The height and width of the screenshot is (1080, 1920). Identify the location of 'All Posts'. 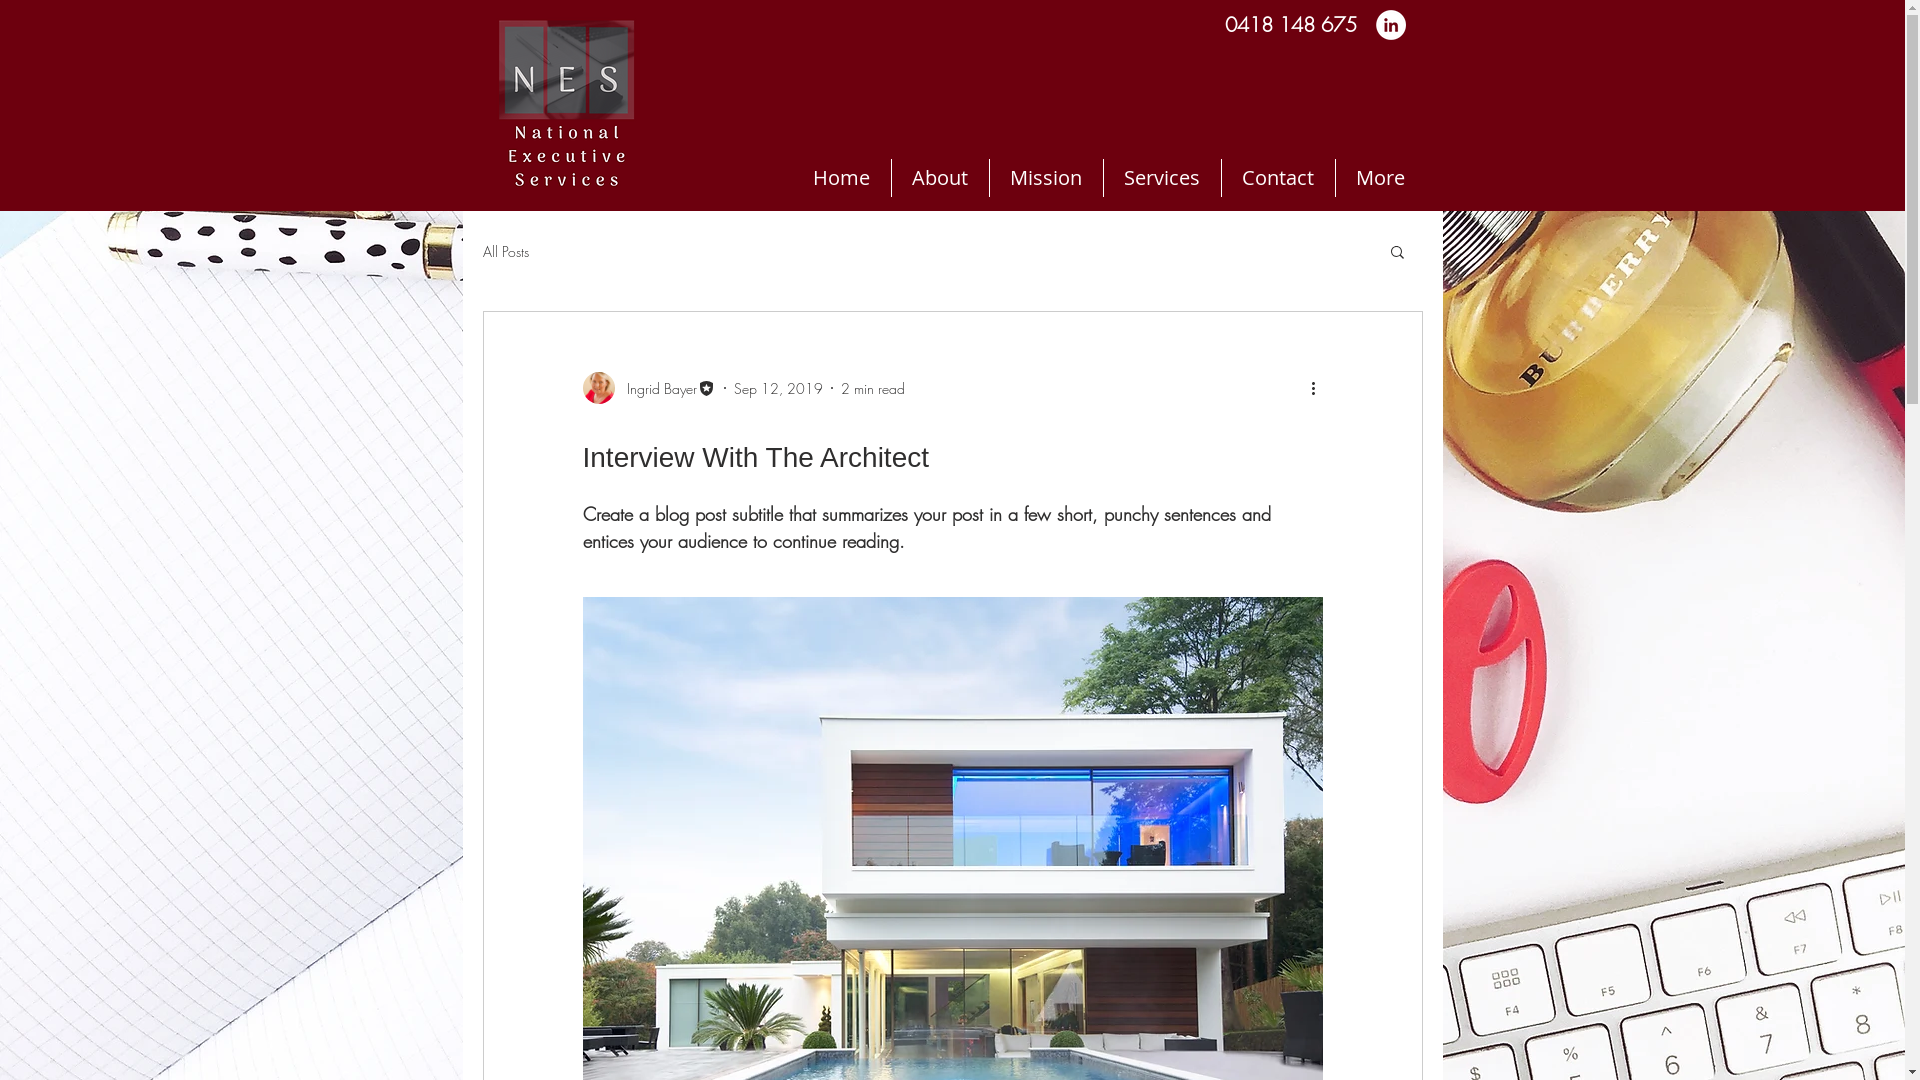
(481, 250).